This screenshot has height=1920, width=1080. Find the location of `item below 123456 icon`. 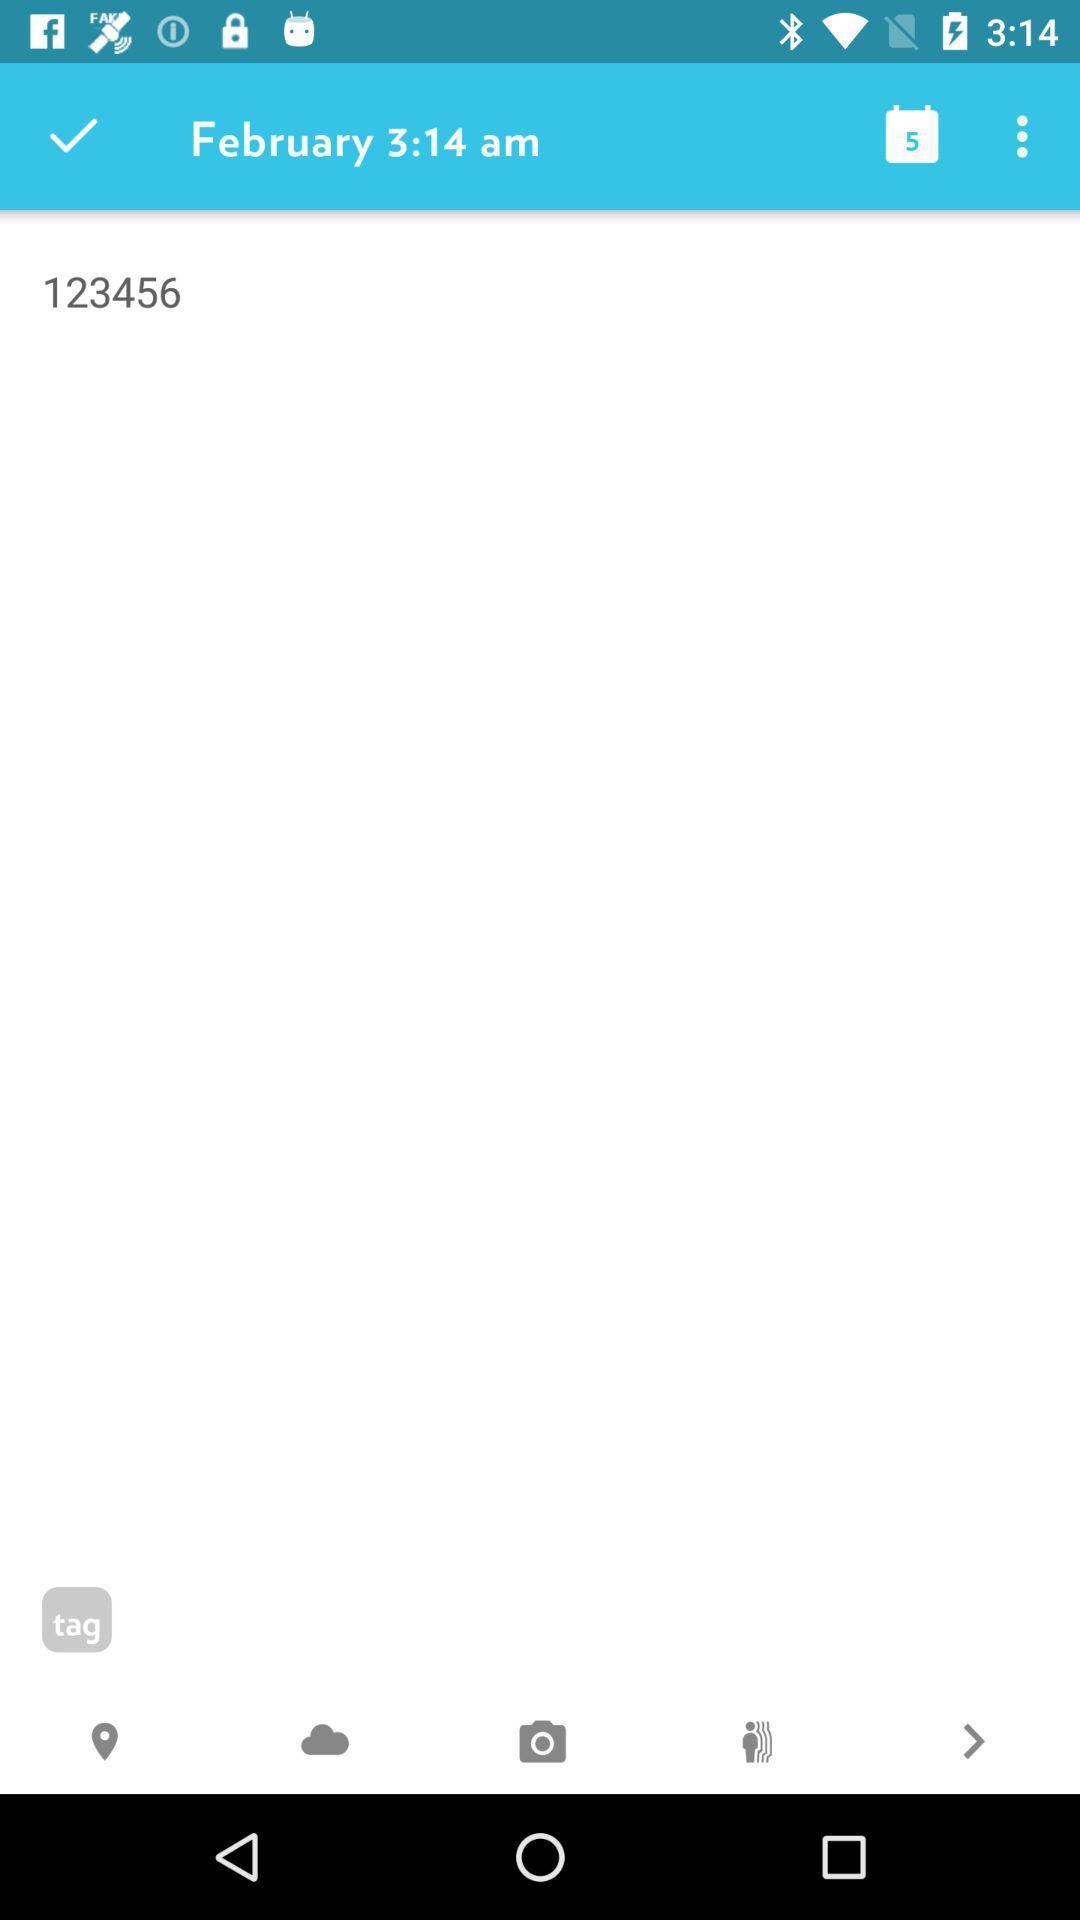

item below 123456 icon is located at coordinates (323, 1743).